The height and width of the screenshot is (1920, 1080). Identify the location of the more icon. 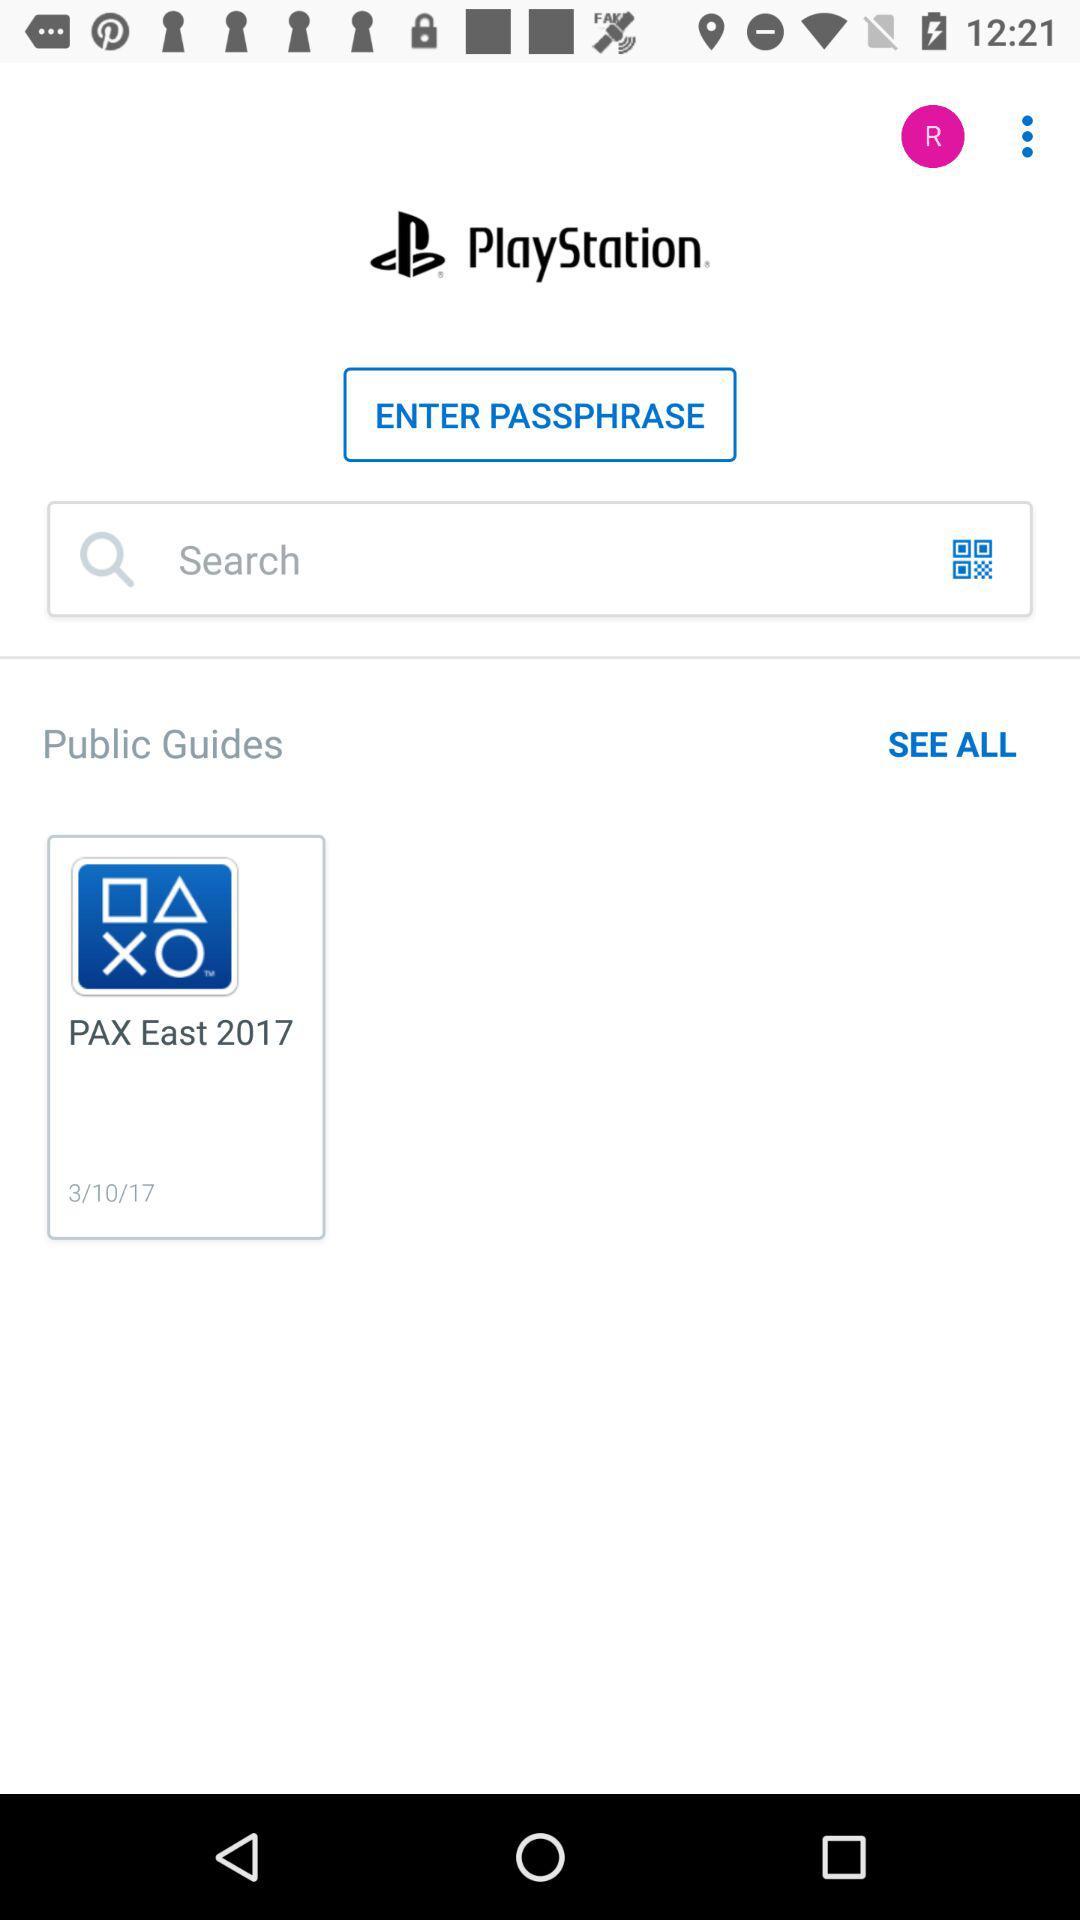
(1027, 135).